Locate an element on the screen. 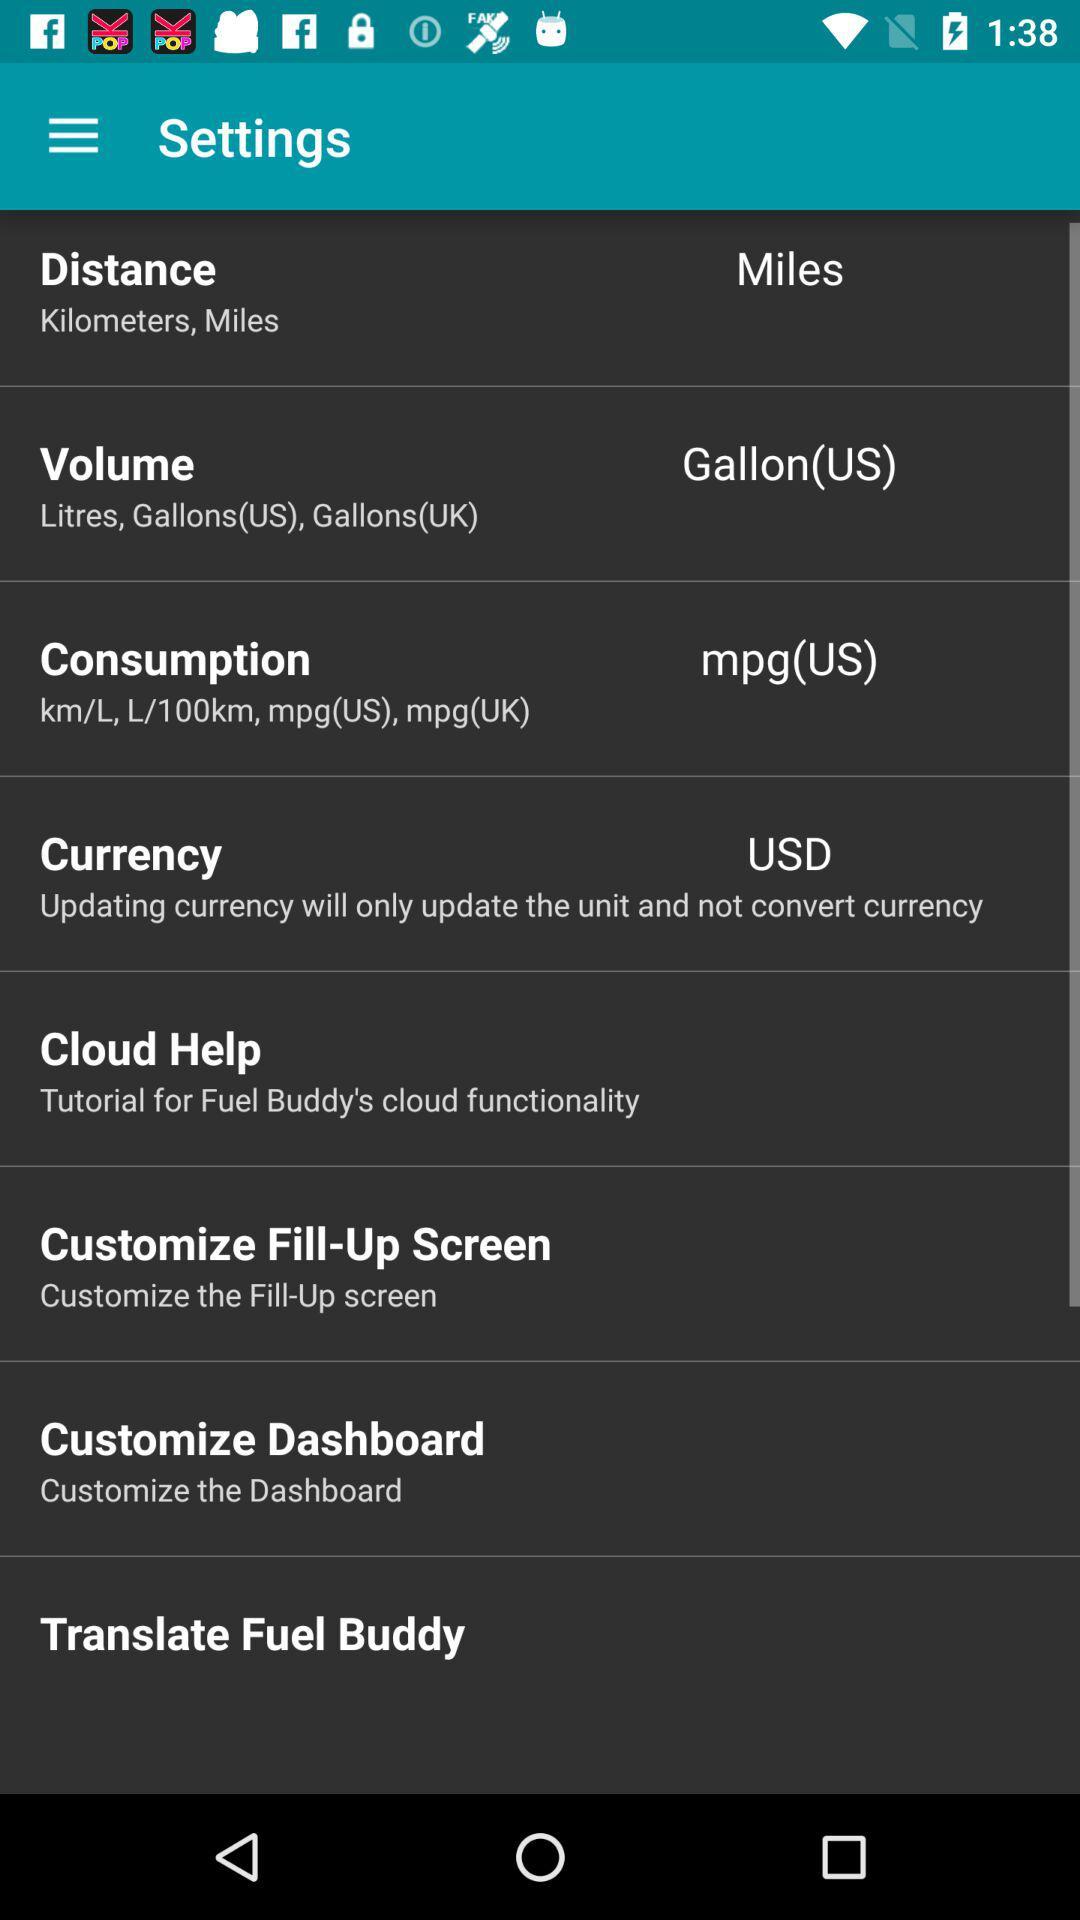 The height and width of the screenshot is (1920, 1080). item below the litres gallons us is located at coordinates (289, 657).